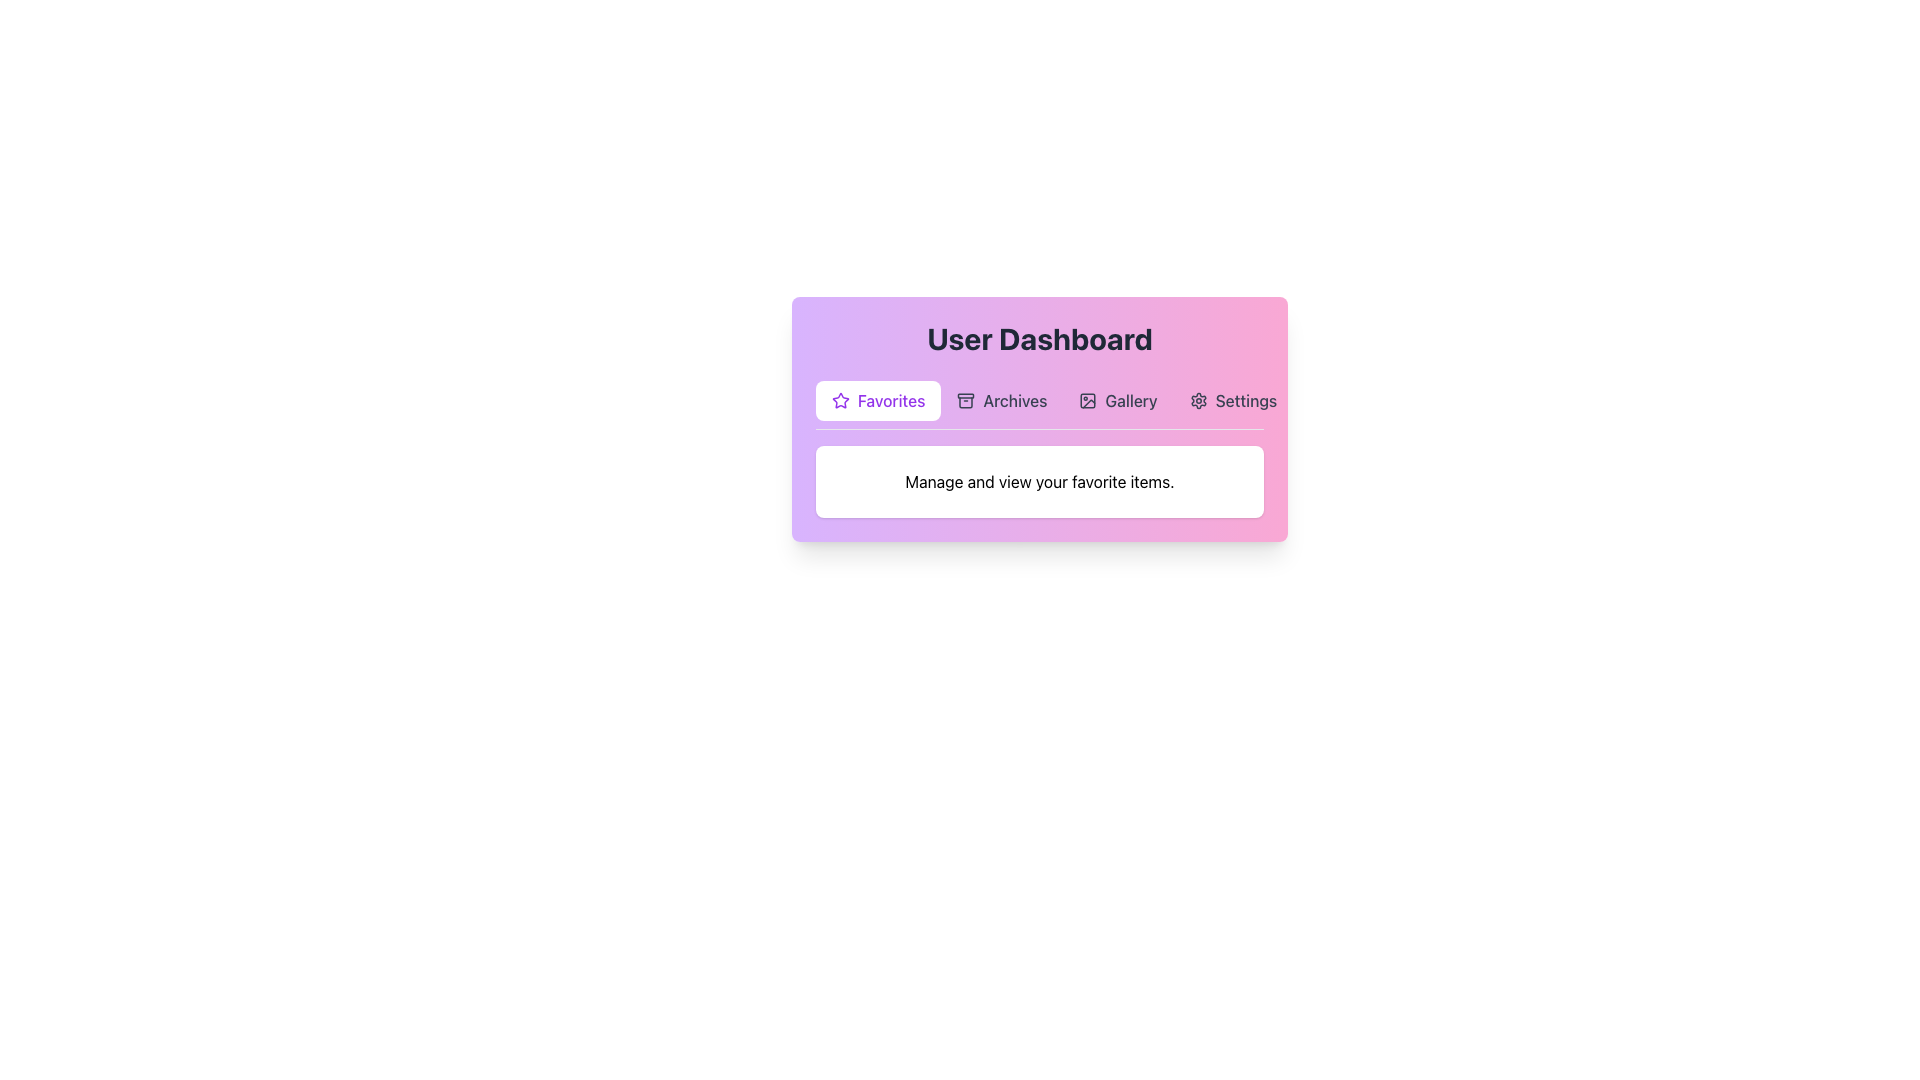 Image resolution: width=1920 pixels, height=1080 pixels. Describe the element at coordinates (840, 400) in the screenshot. I see `the five-pointed star icon in the 'Favorites' navigation` at that location.